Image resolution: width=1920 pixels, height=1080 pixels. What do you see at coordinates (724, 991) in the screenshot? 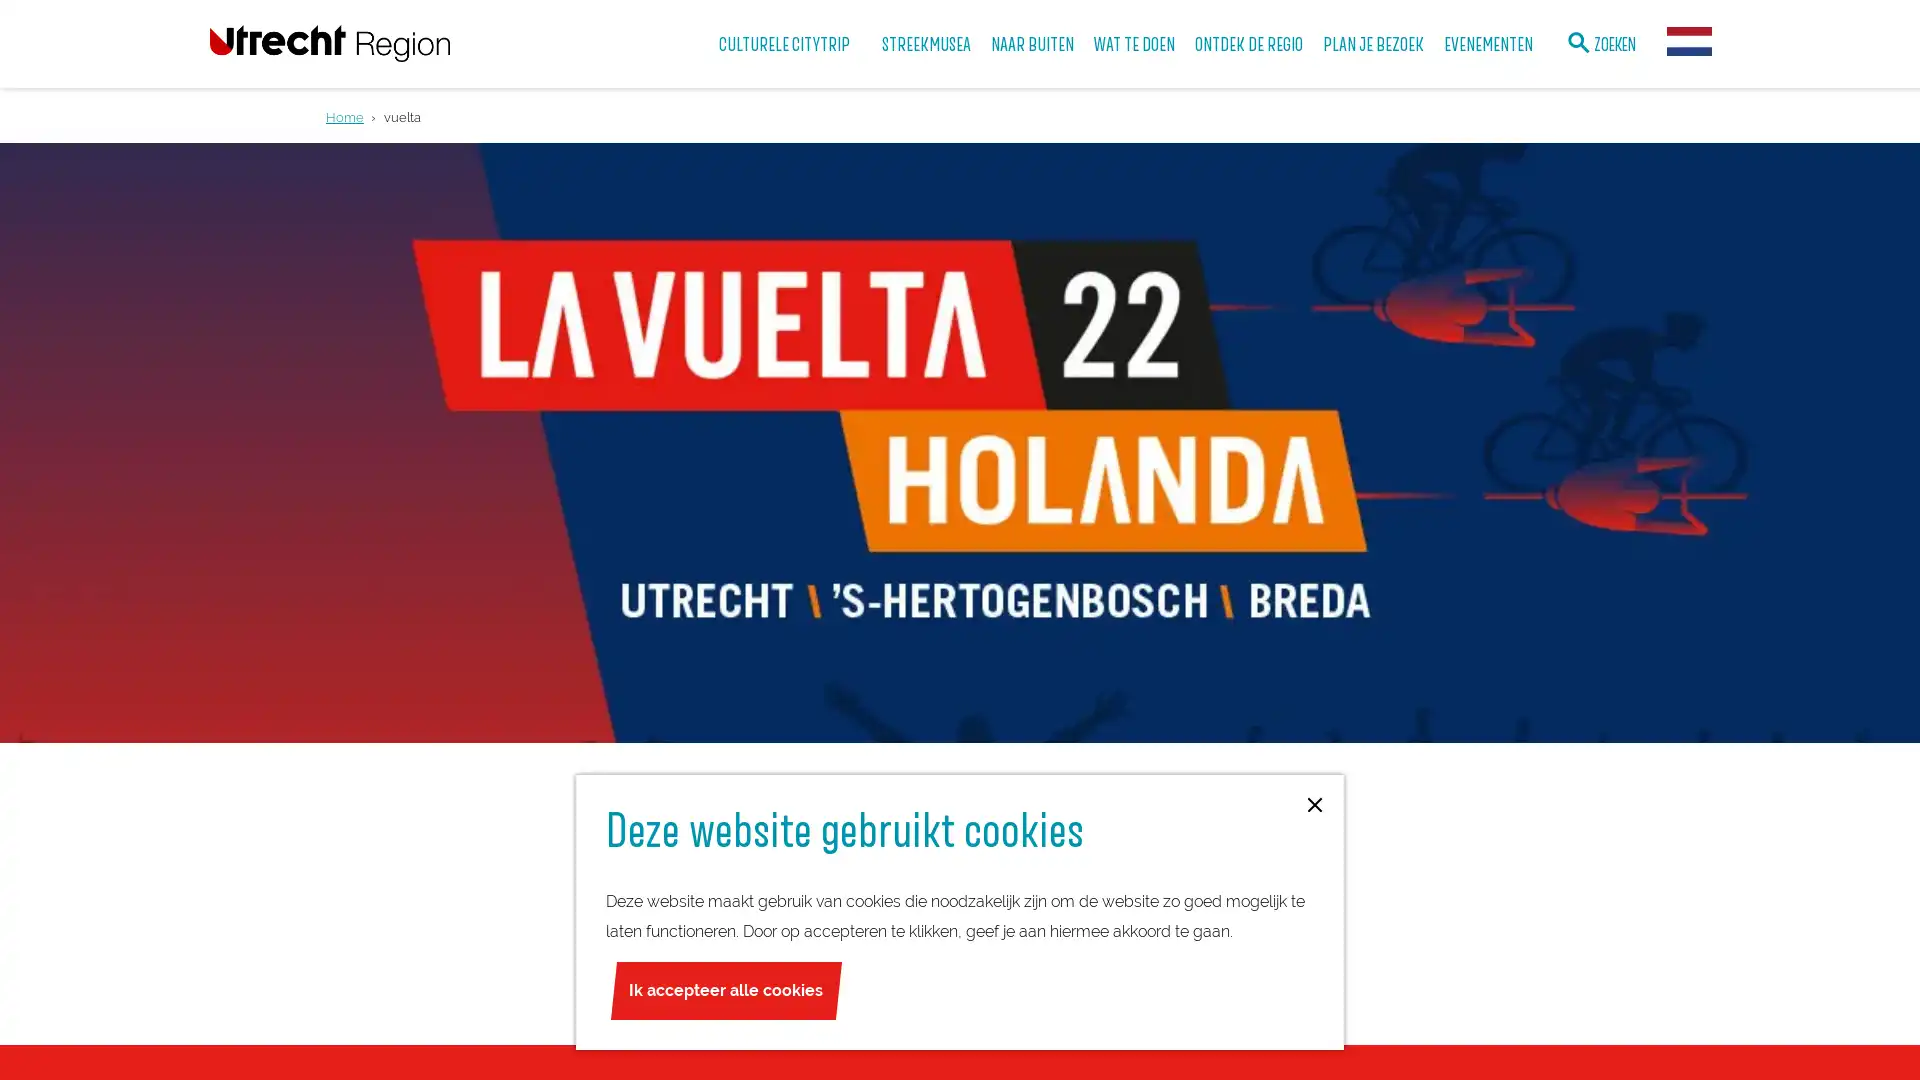
I see `Ik accepteer alle cookies` at bounding box center [724, 991].